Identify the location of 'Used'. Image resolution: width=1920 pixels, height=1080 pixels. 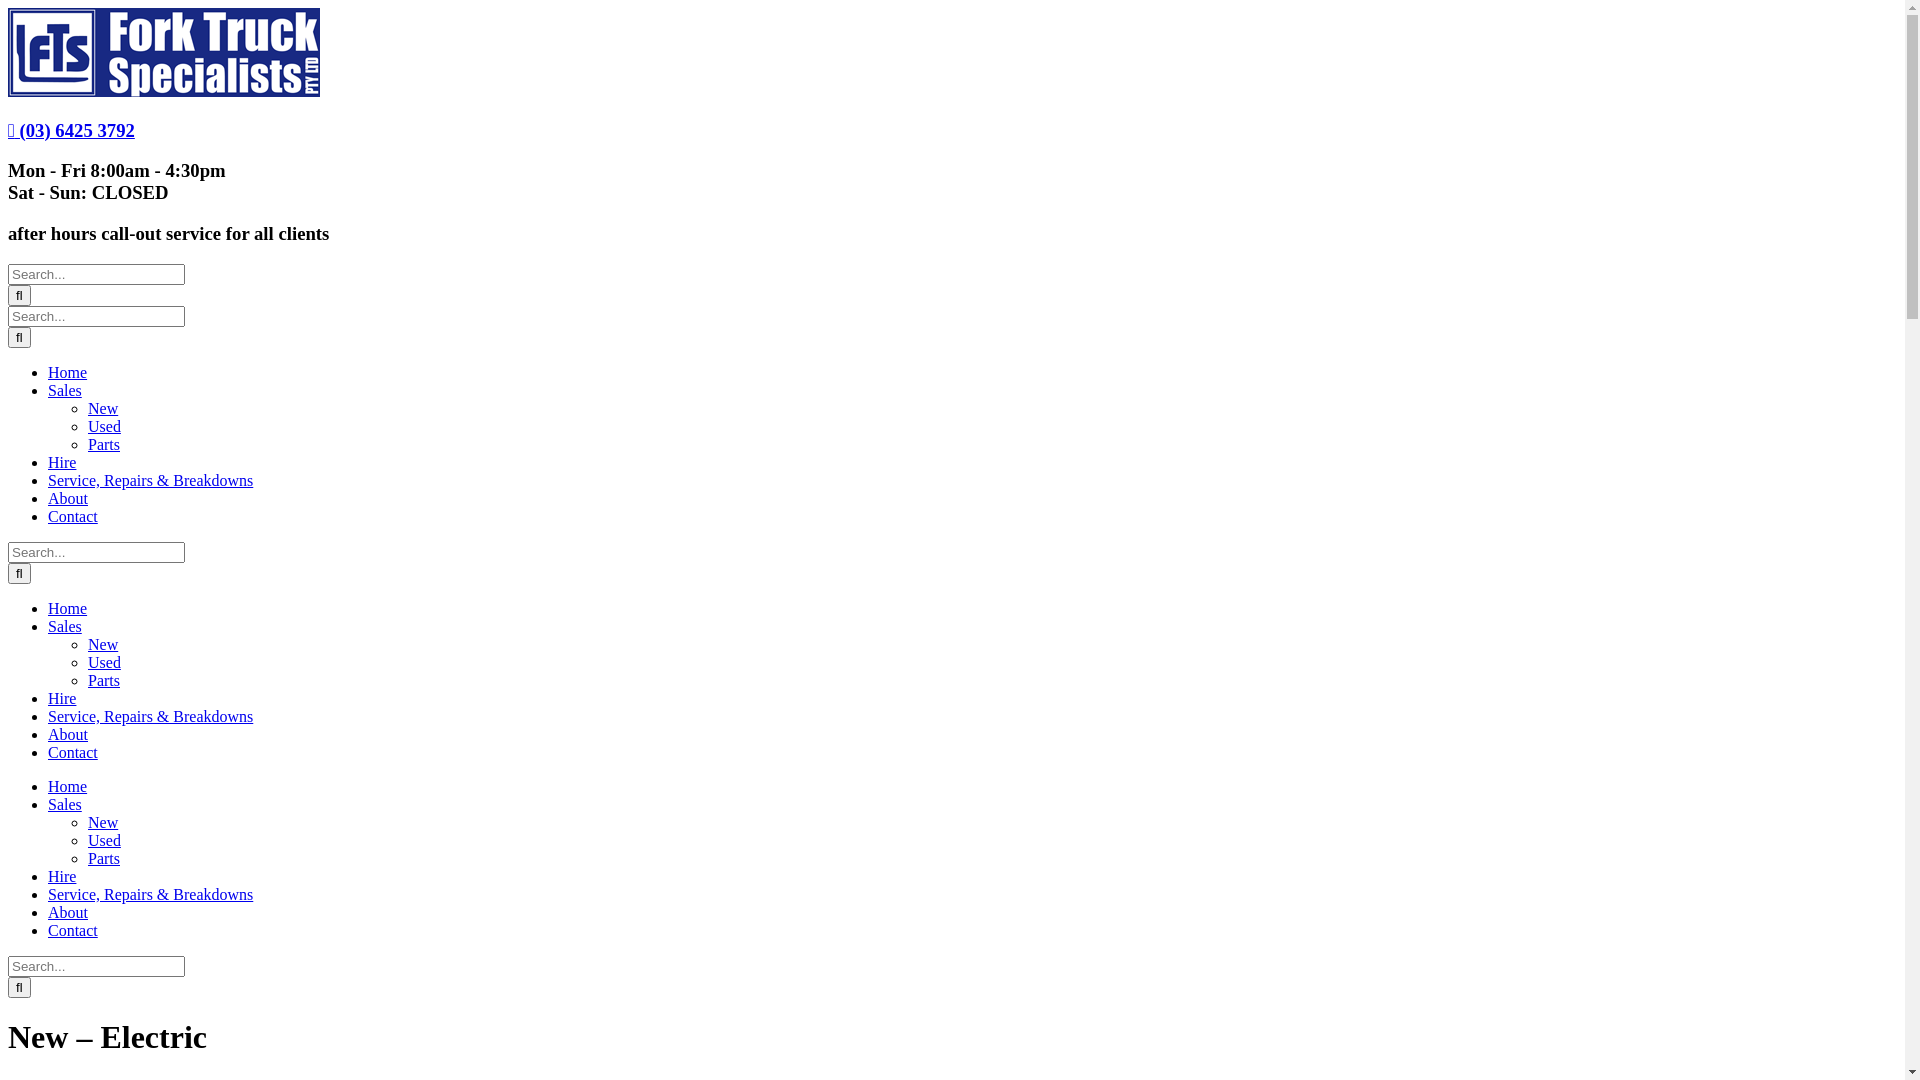
(103, 662).